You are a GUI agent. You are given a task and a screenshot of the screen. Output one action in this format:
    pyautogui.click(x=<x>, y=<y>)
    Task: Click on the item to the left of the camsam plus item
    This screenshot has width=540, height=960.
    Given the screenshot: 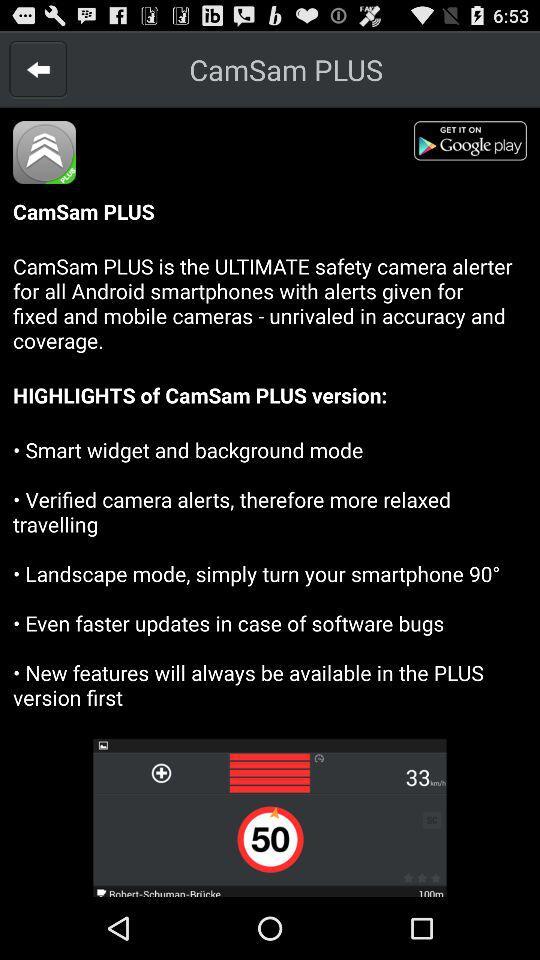 What is the action you would take?
    pyautogui.click(x=38, y=69)
    